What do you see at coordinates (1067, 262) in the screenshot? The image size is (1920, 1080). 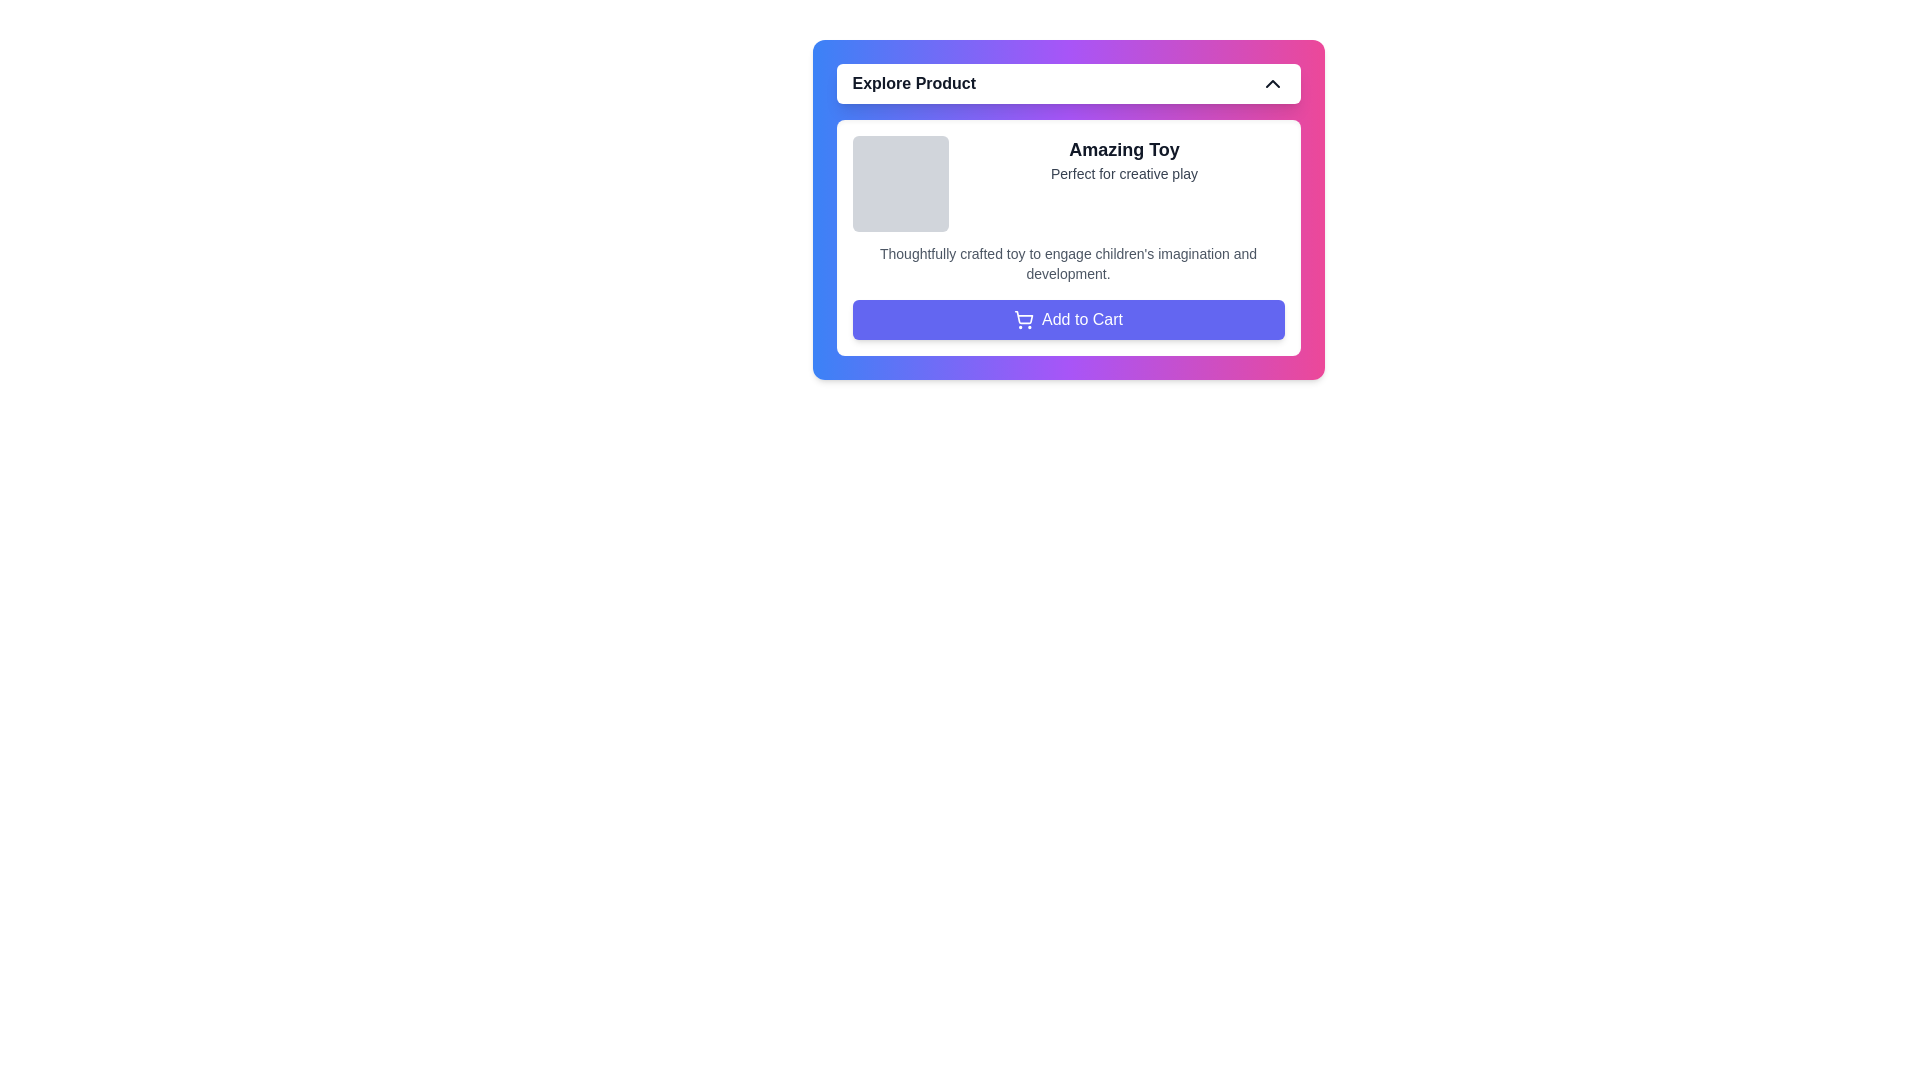 I see `the text block that describes the product, stating 'Thoughtfully crafted toy to engage children's imagination and development,'` at bounding box center [1067, 262].